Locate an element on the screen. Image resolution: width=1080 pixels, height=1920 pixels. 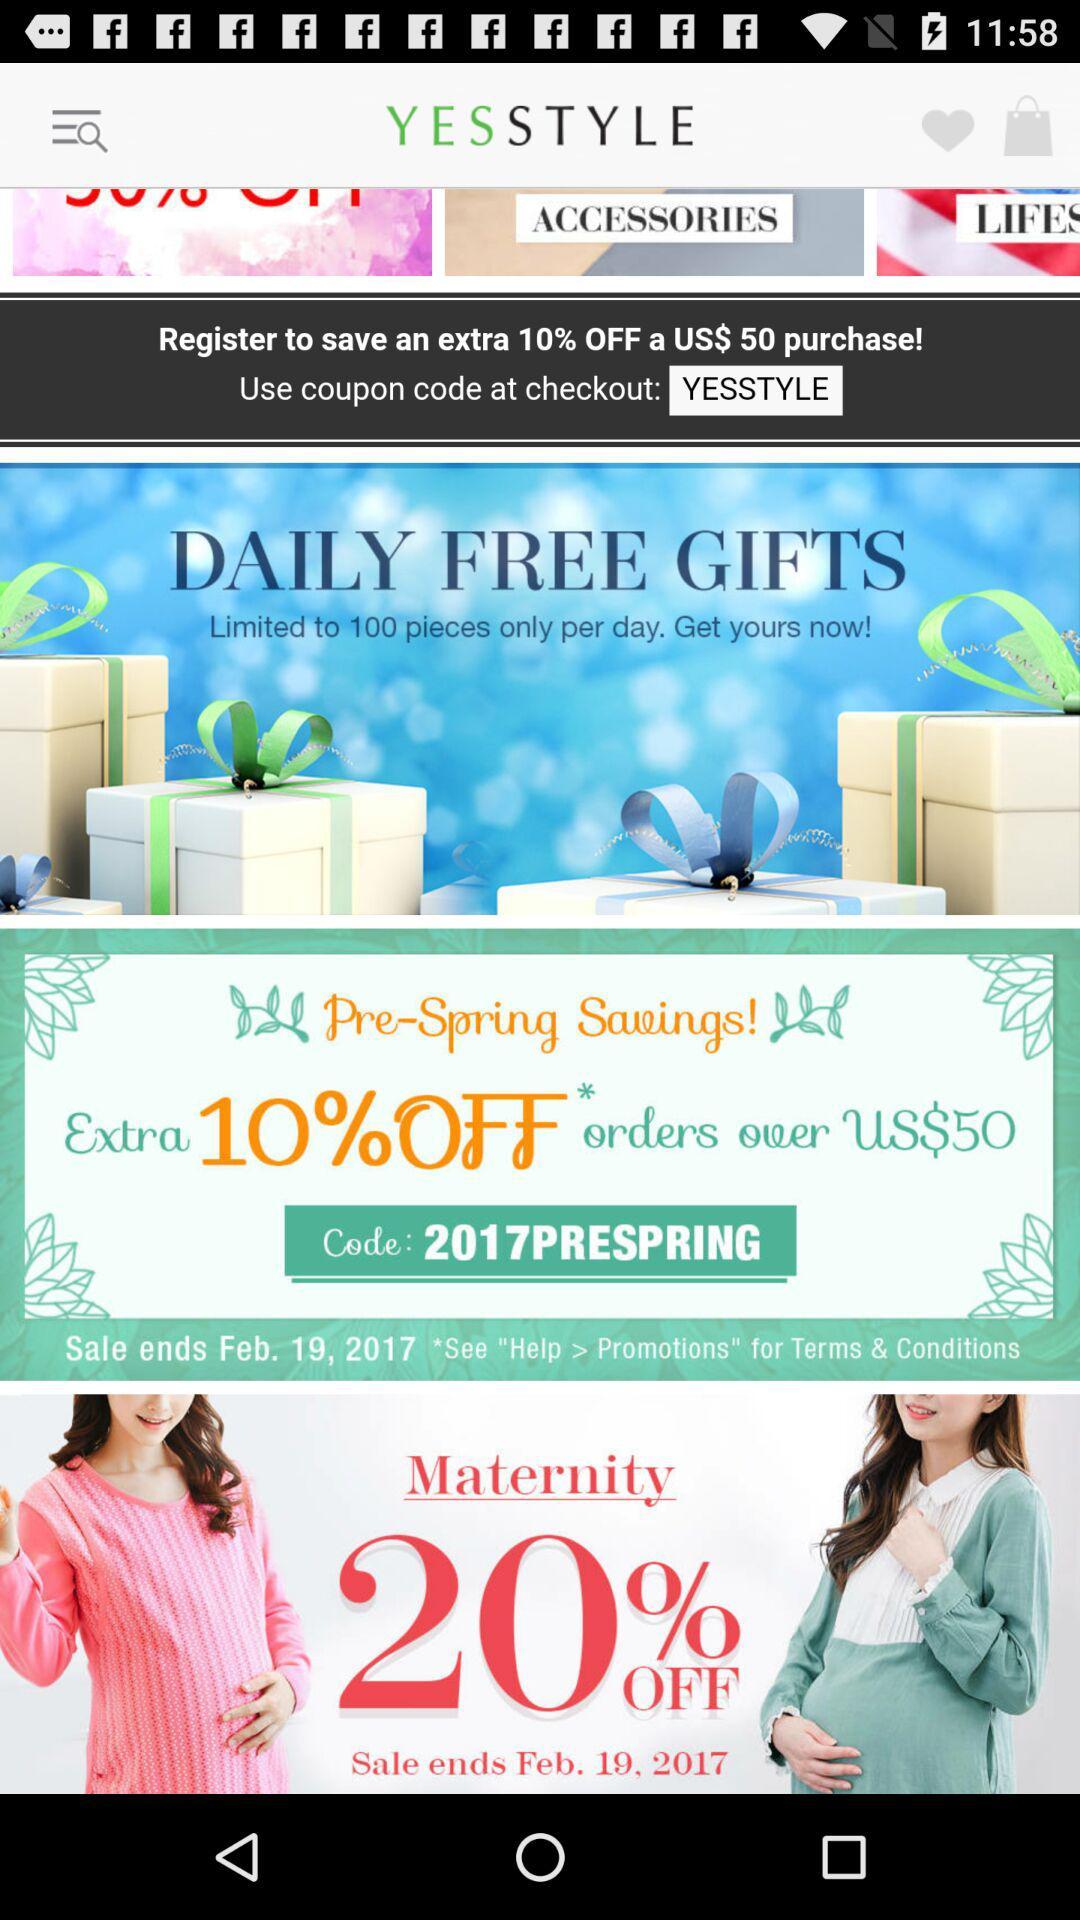
advertisement option is located at coordinates (540, 1154).